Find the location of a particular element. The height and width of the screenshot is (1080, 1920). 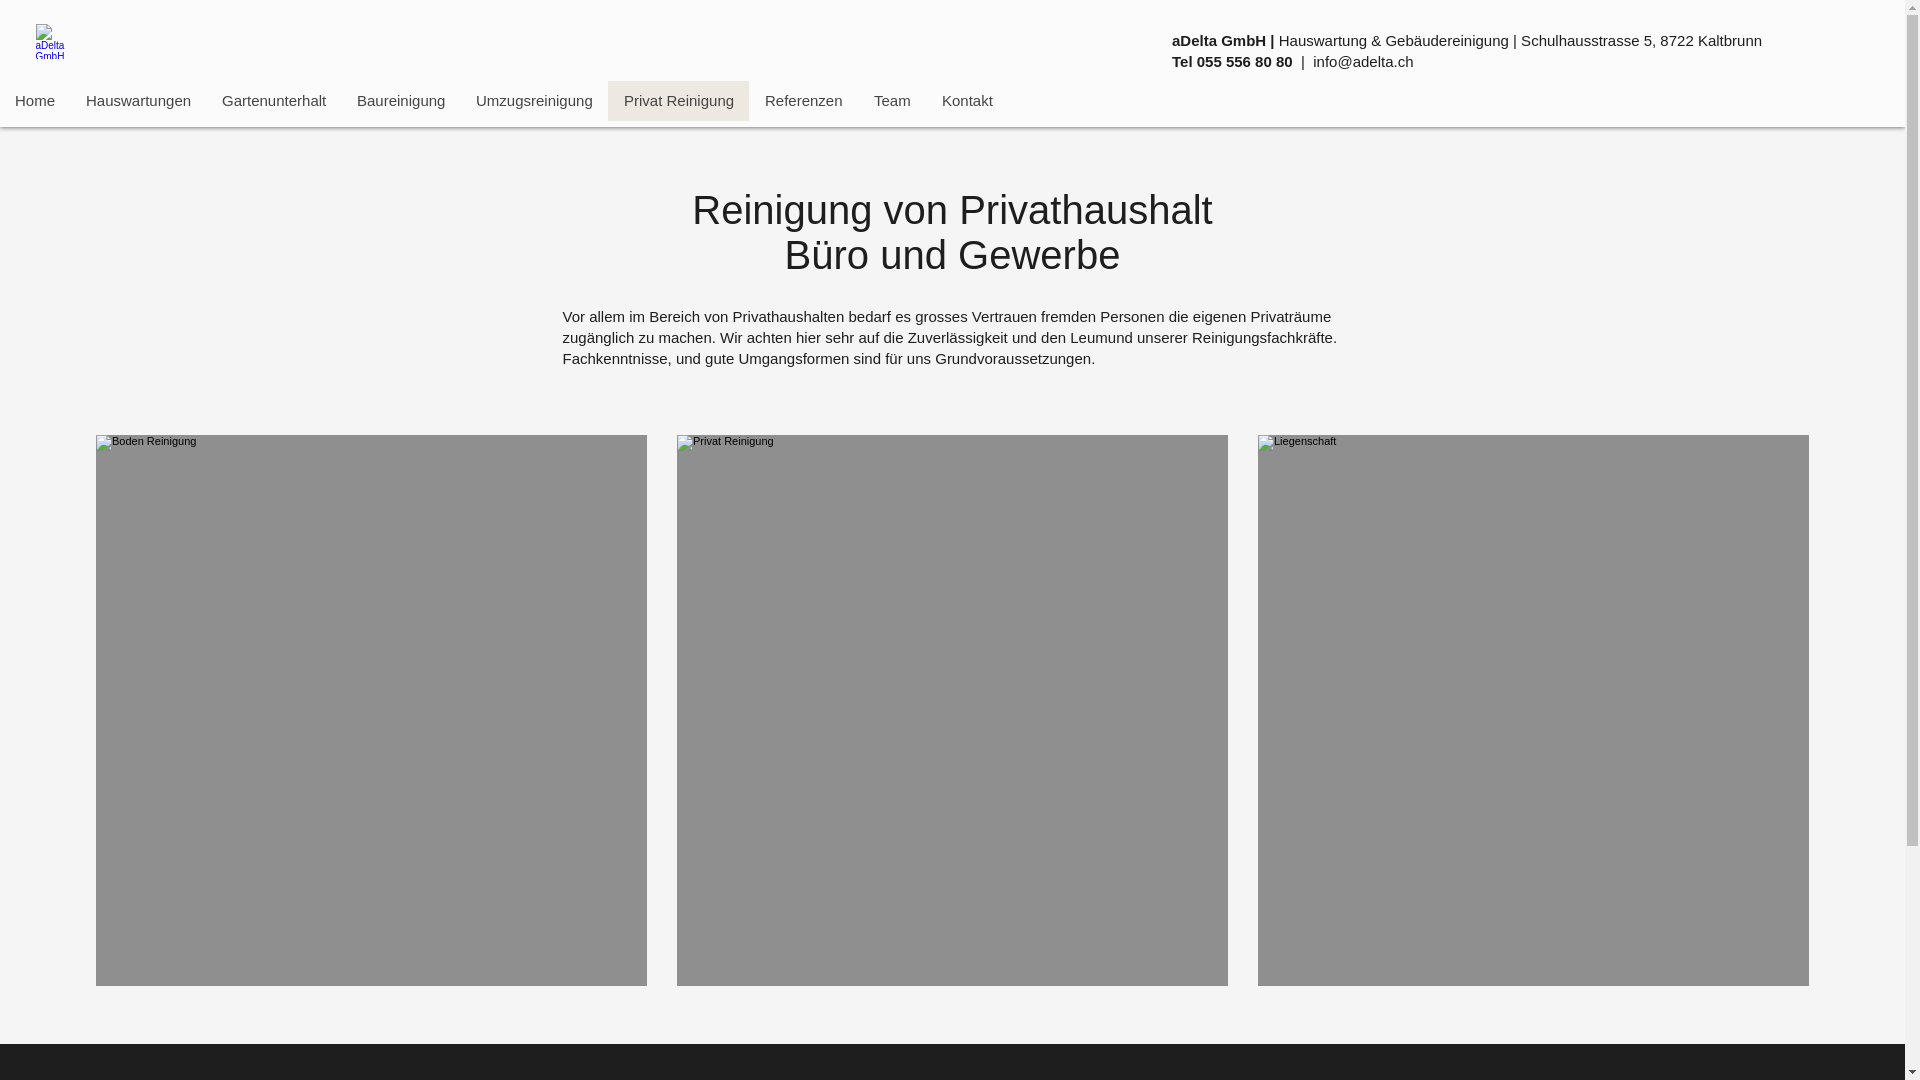

'Kontakt' is located at coordinates (966, 100).